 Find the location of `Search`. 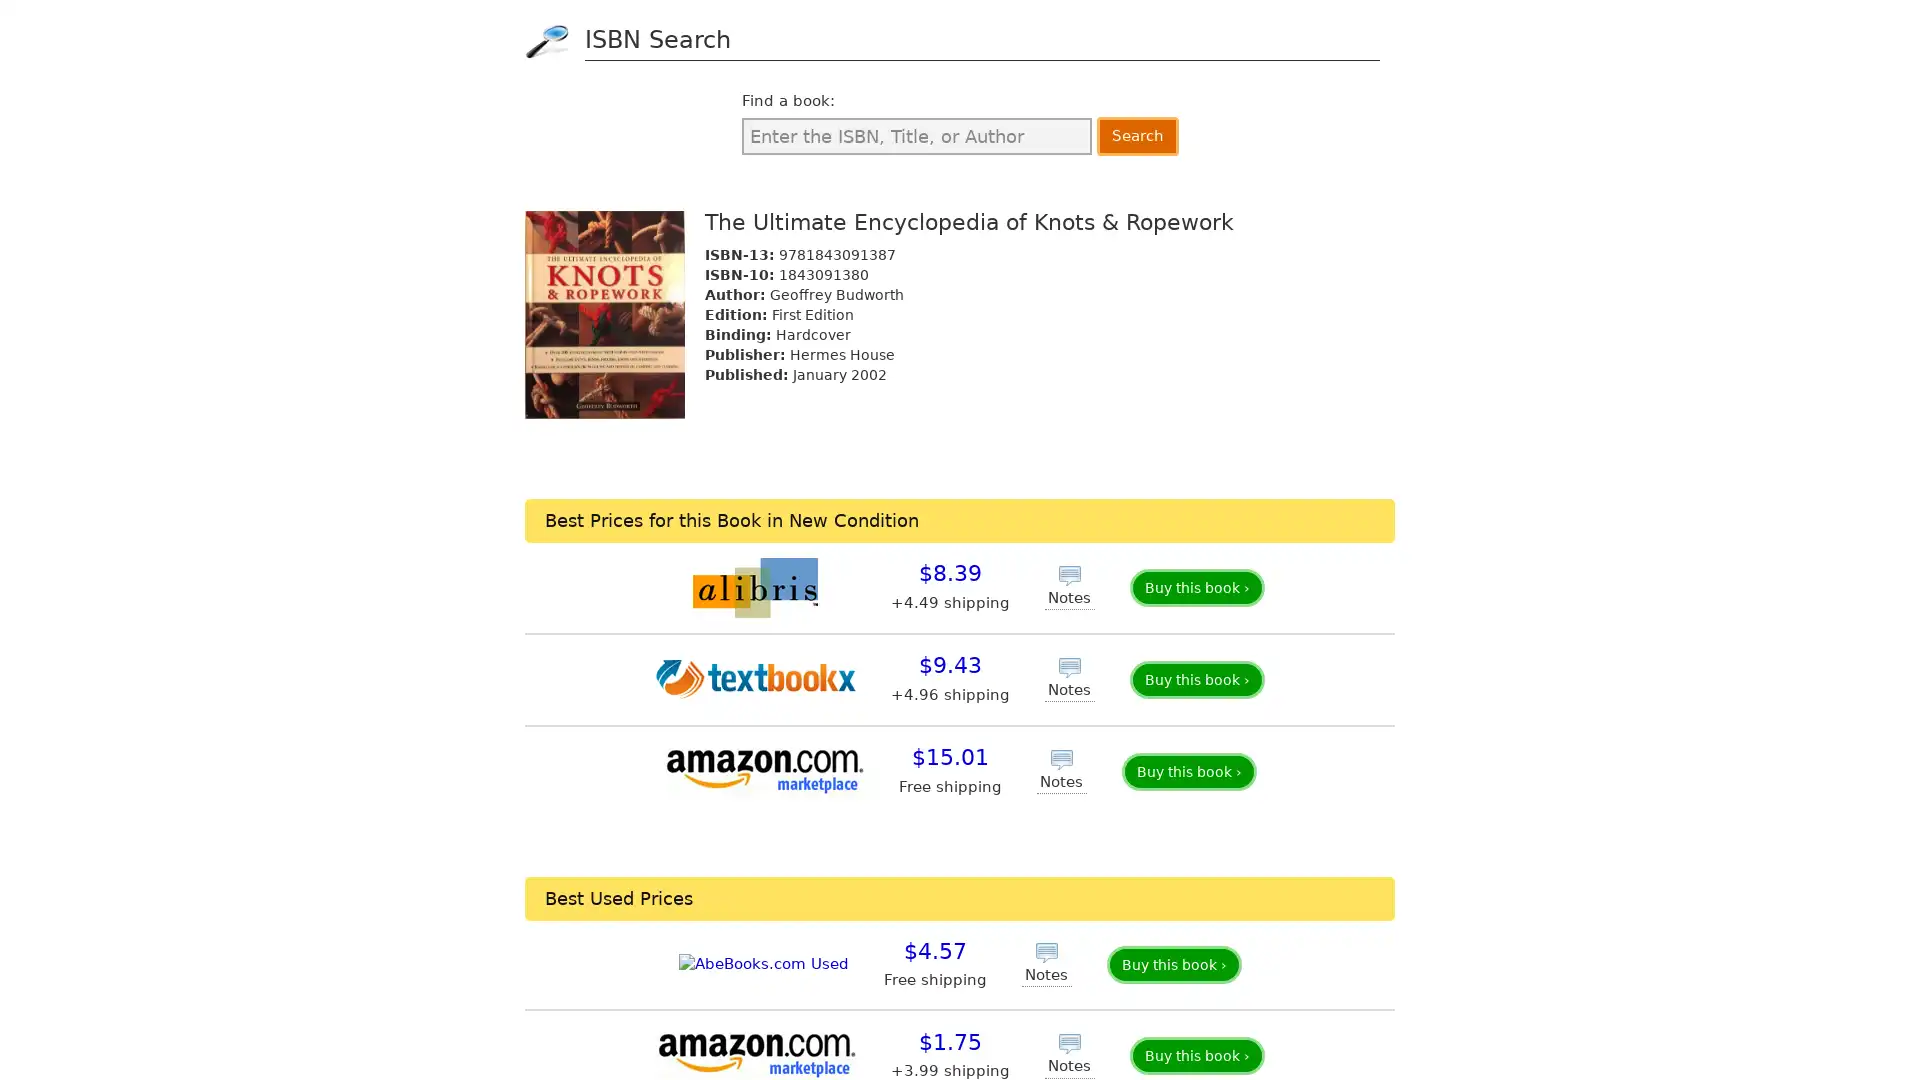

Search is located at coordinates (1137, 135).